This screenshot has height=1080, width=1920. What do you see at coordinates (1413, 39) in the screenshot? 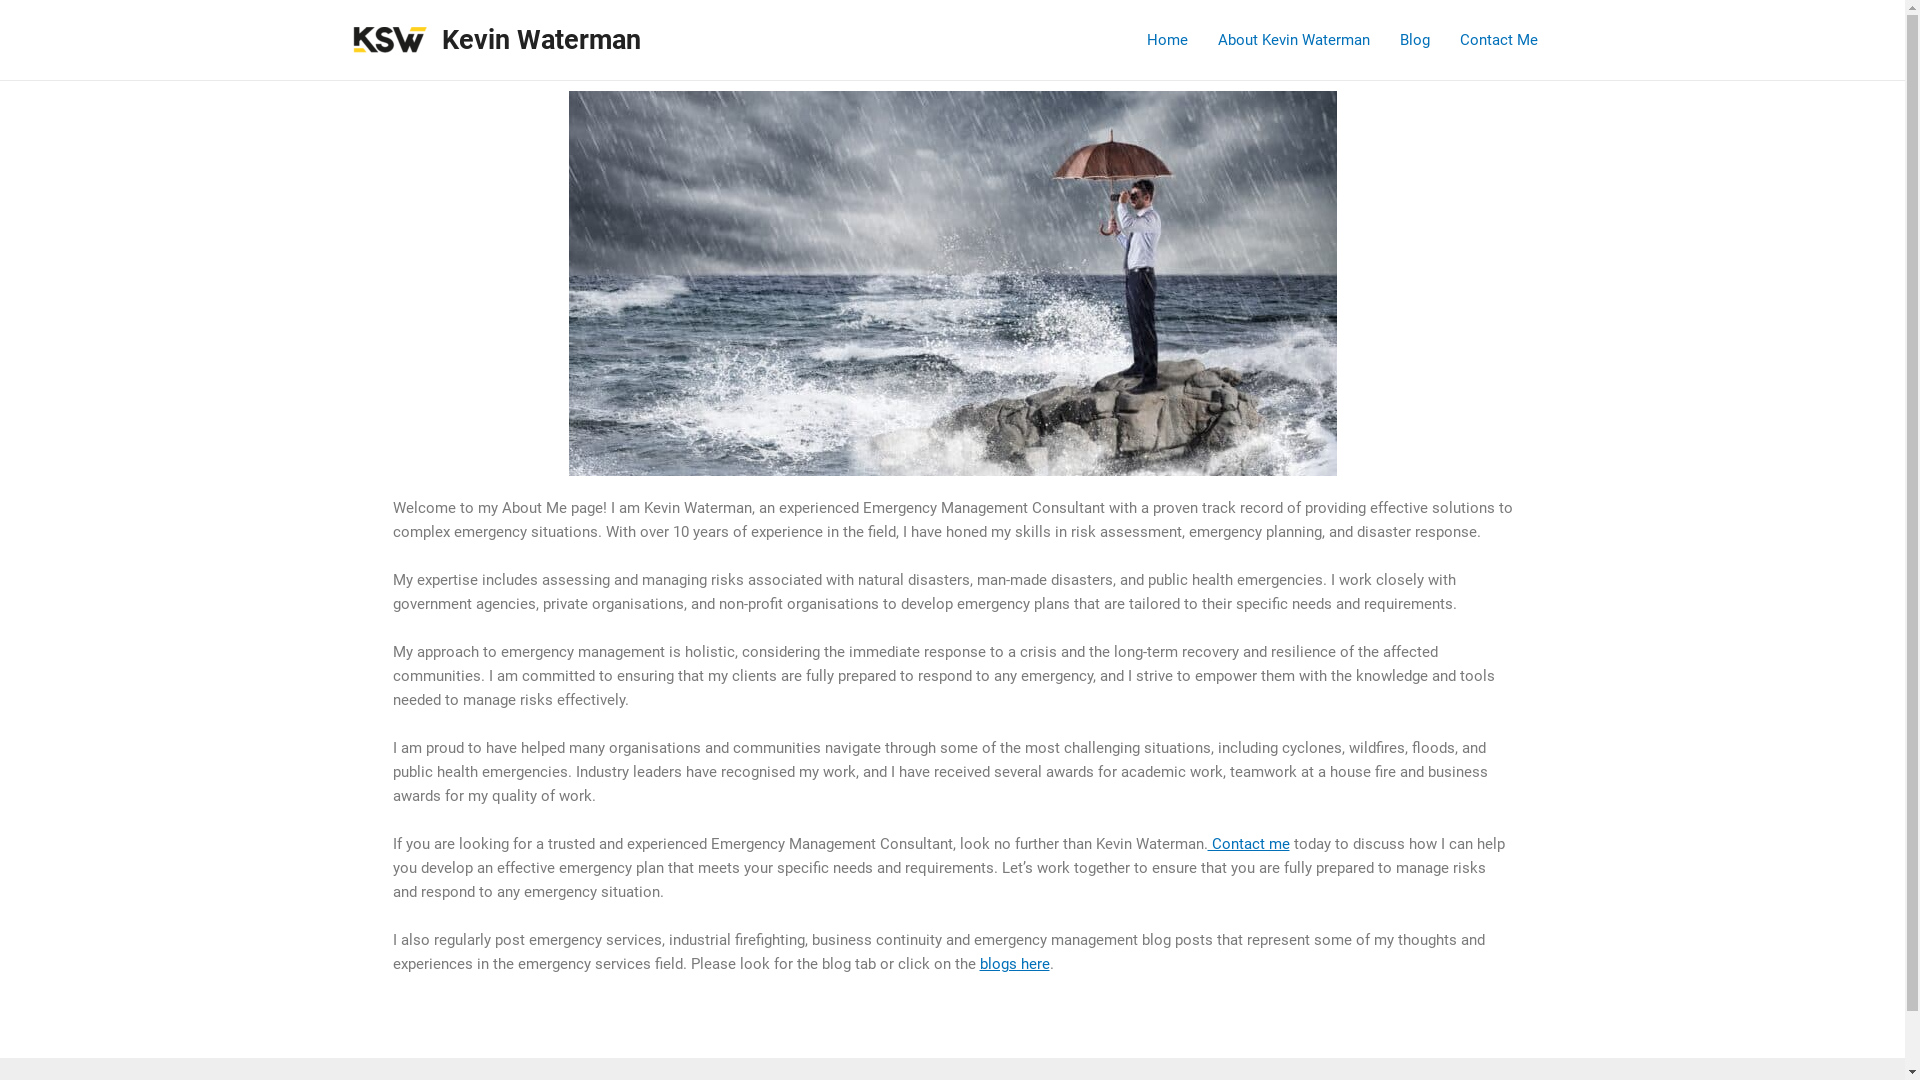
I see `'Blog'` at bounding box center [1413, 39].